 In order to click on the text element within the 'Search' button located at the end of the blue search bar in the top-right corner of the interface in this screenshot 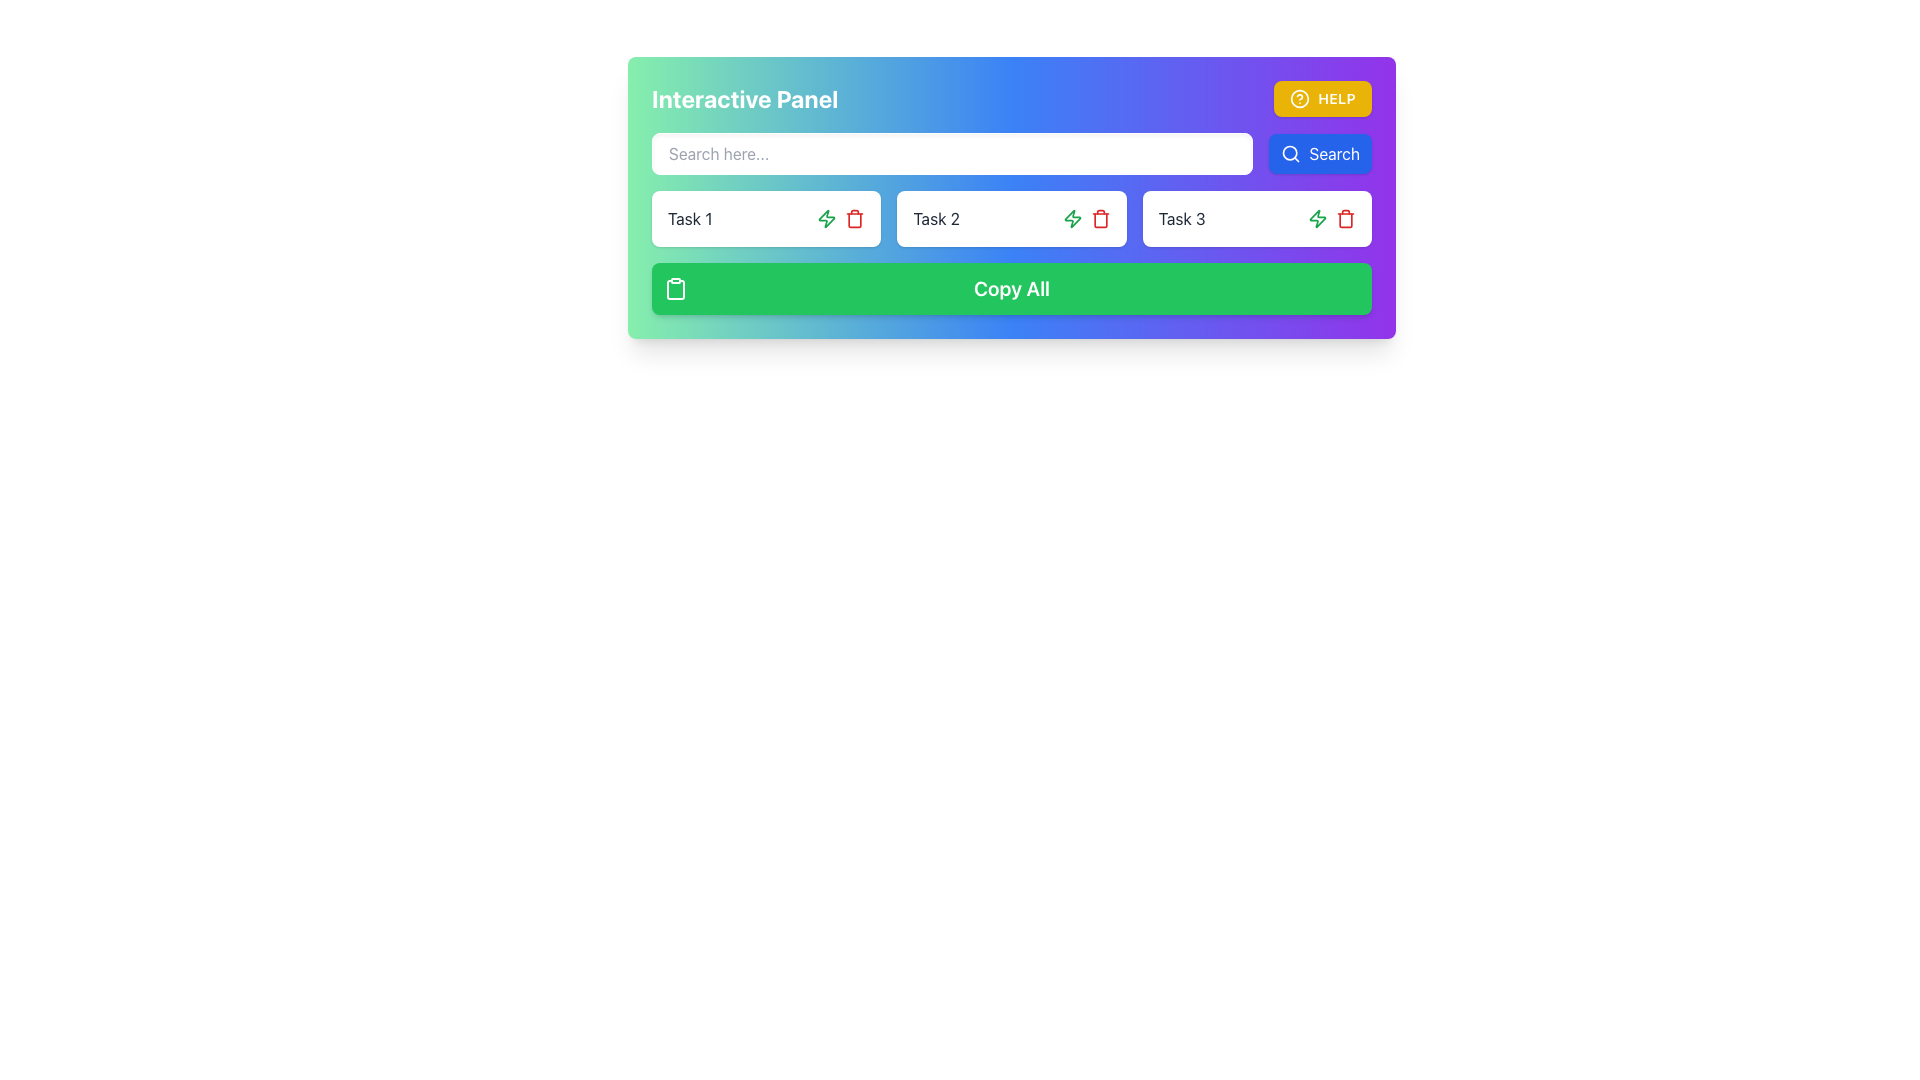, I will do `click(1334, 153)`.